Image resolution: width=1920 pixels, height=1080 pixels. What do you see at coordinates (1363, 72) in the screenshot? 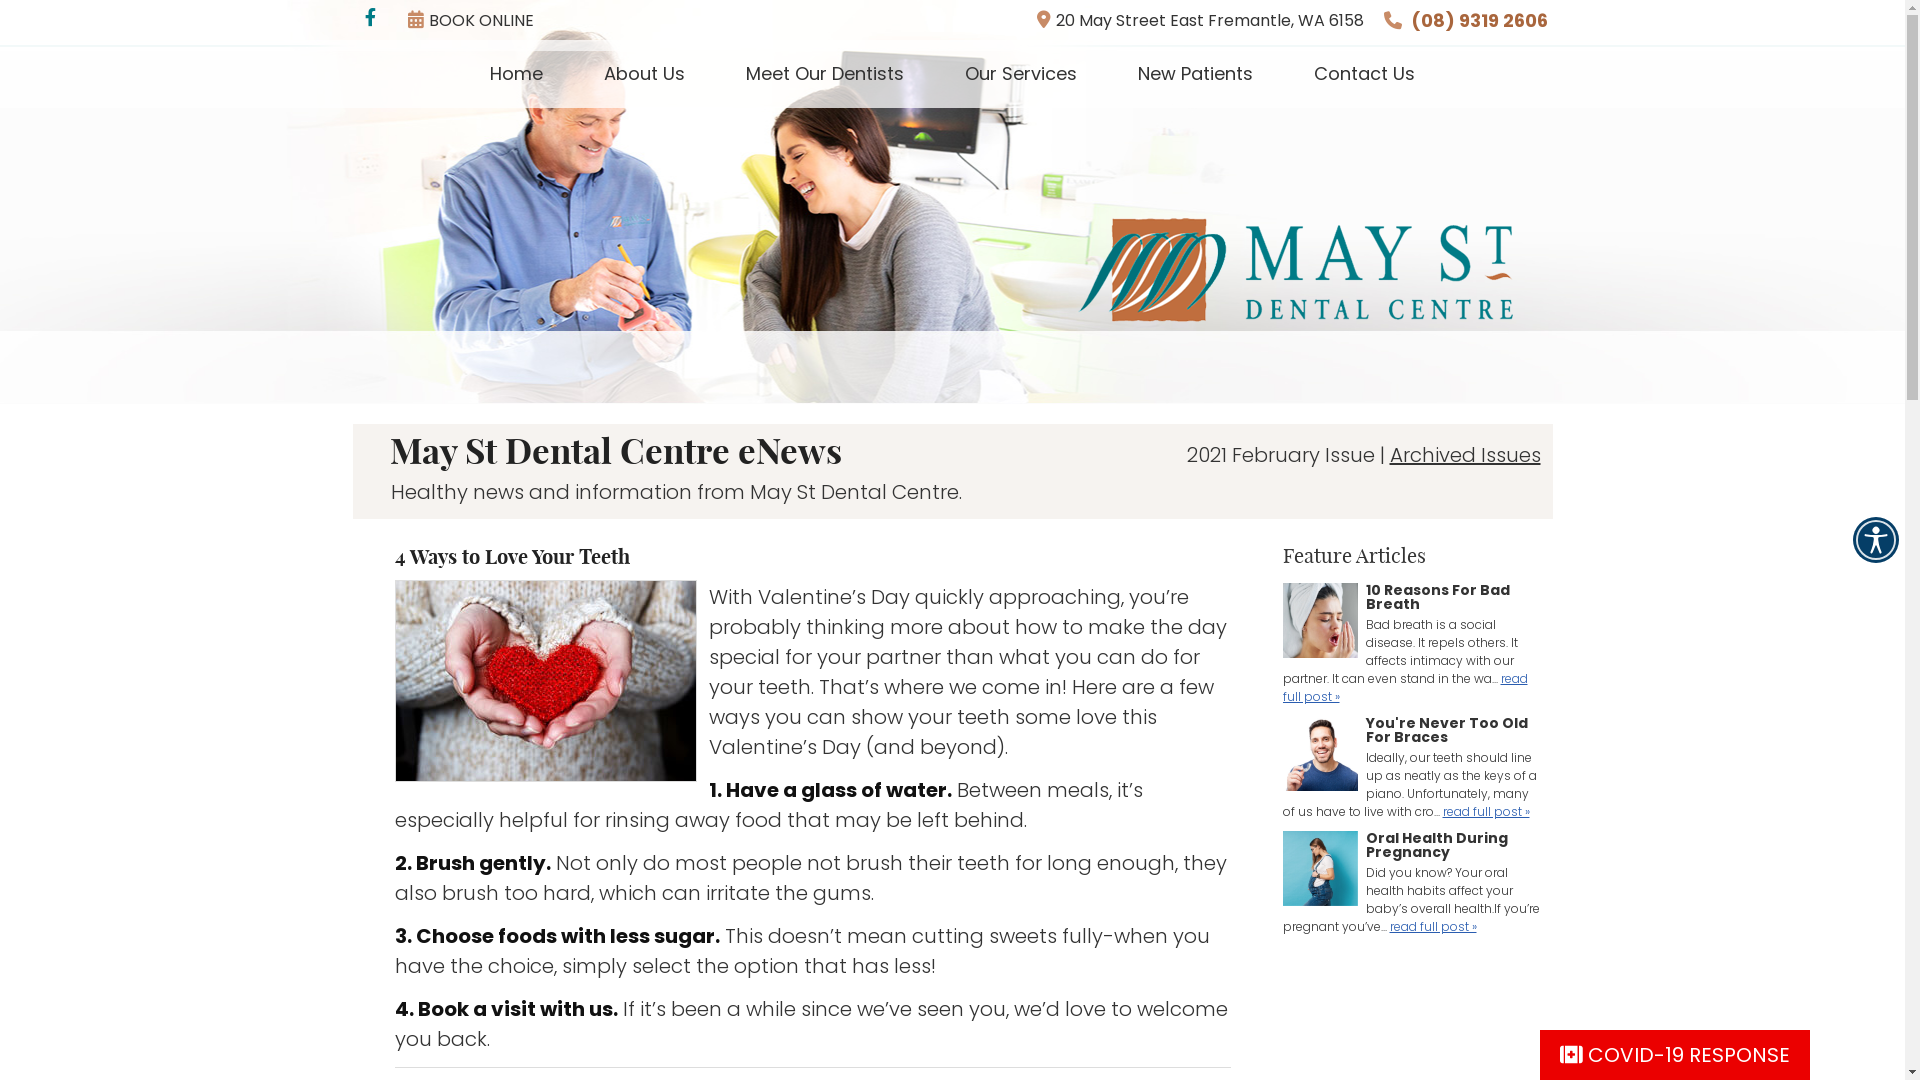
I see `'Contact Us'` at bounding box center [1363, 72].